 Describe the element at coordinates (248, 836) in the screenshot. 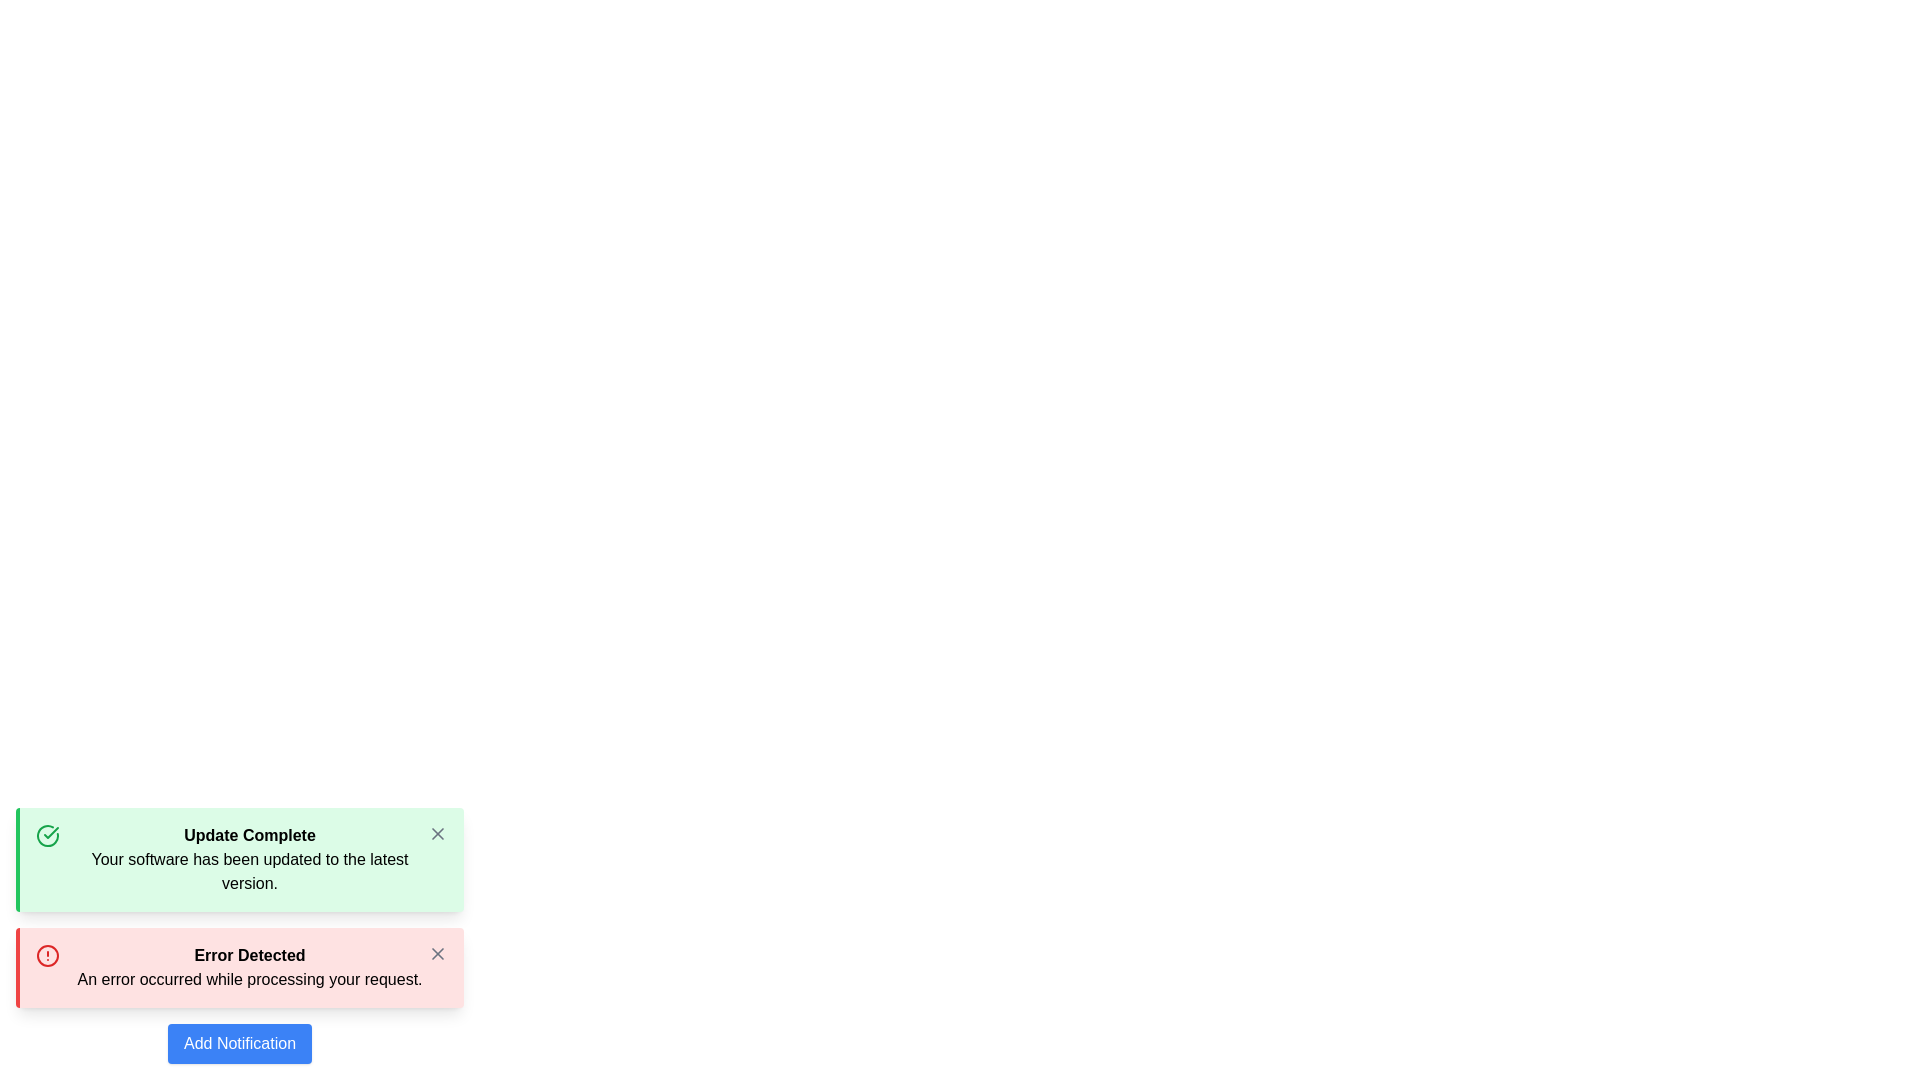

I see `the title text element located at the upper section of the light green notification card, which summarizes the purpose of the notification` at that location.